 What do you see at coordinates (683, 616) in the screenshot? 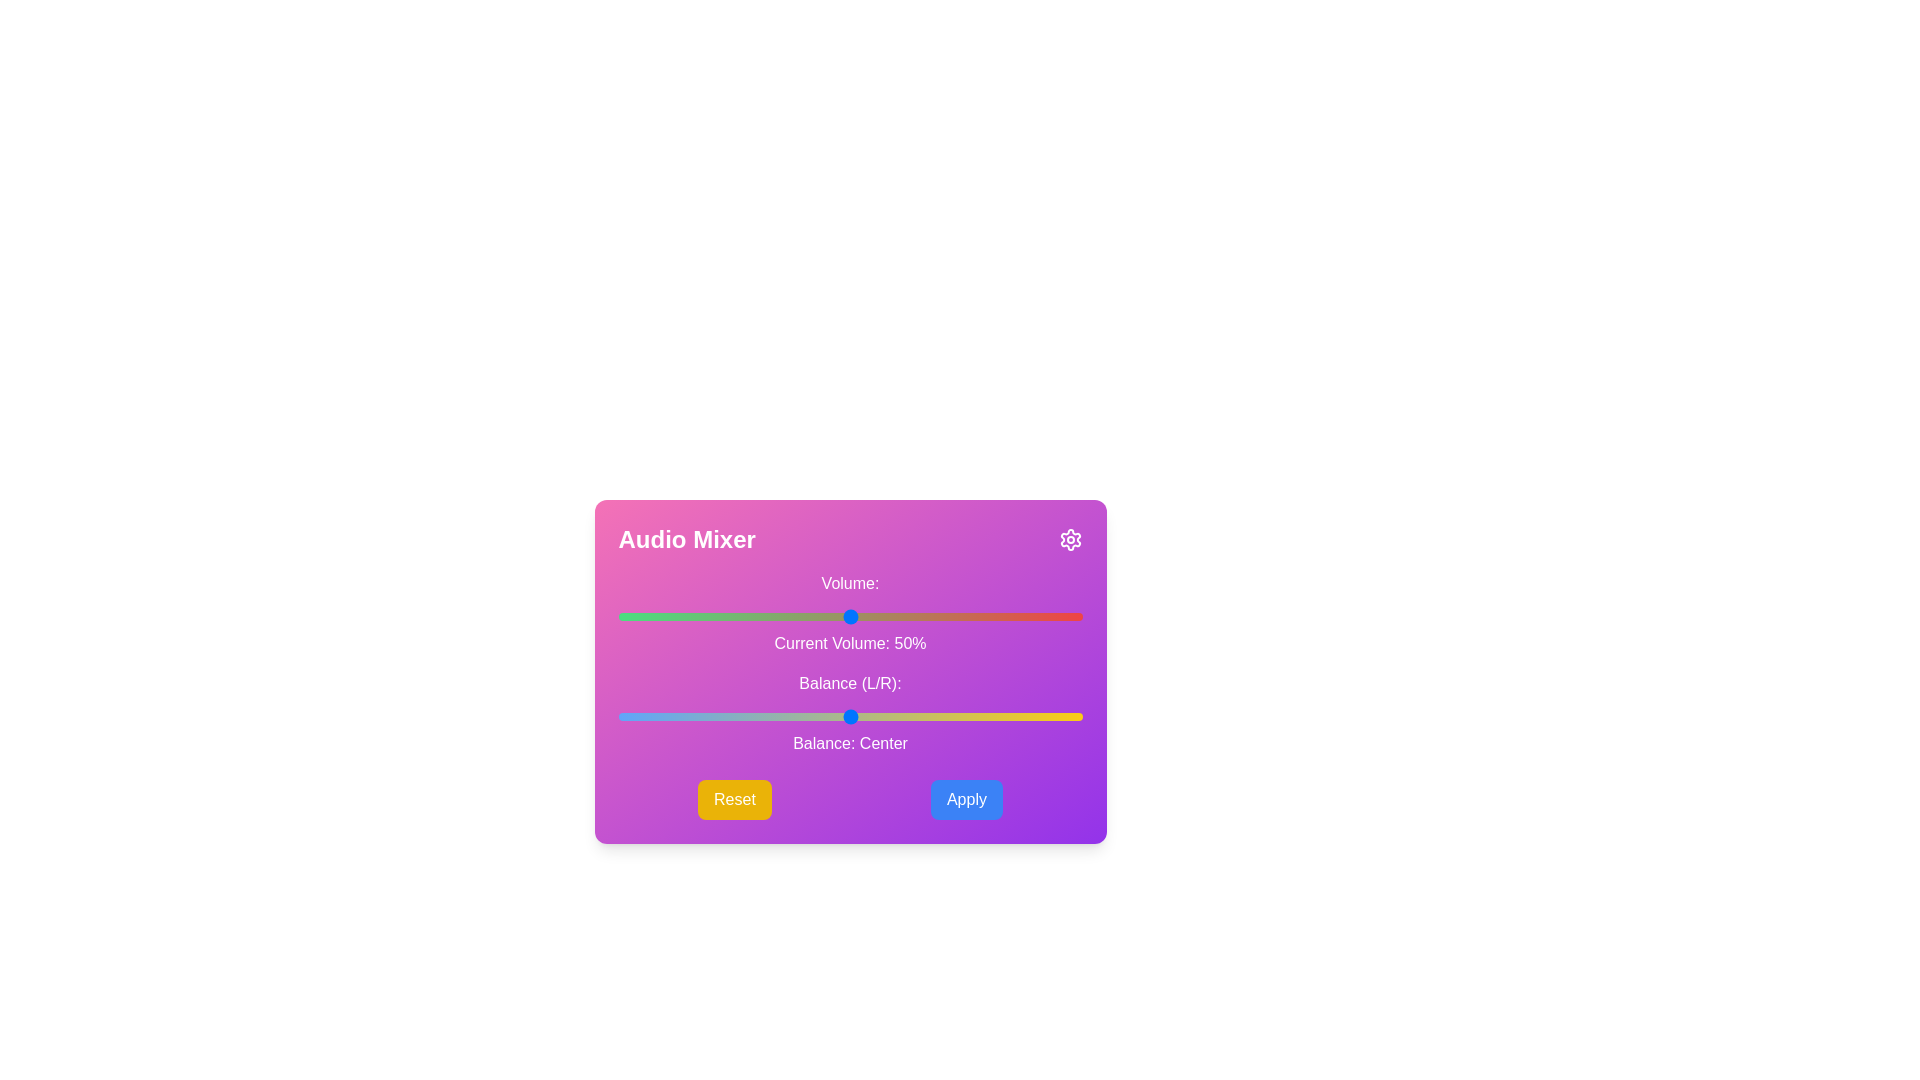
I see `the volume slider to set the volume to 14%` at bounding box center [683, 616].